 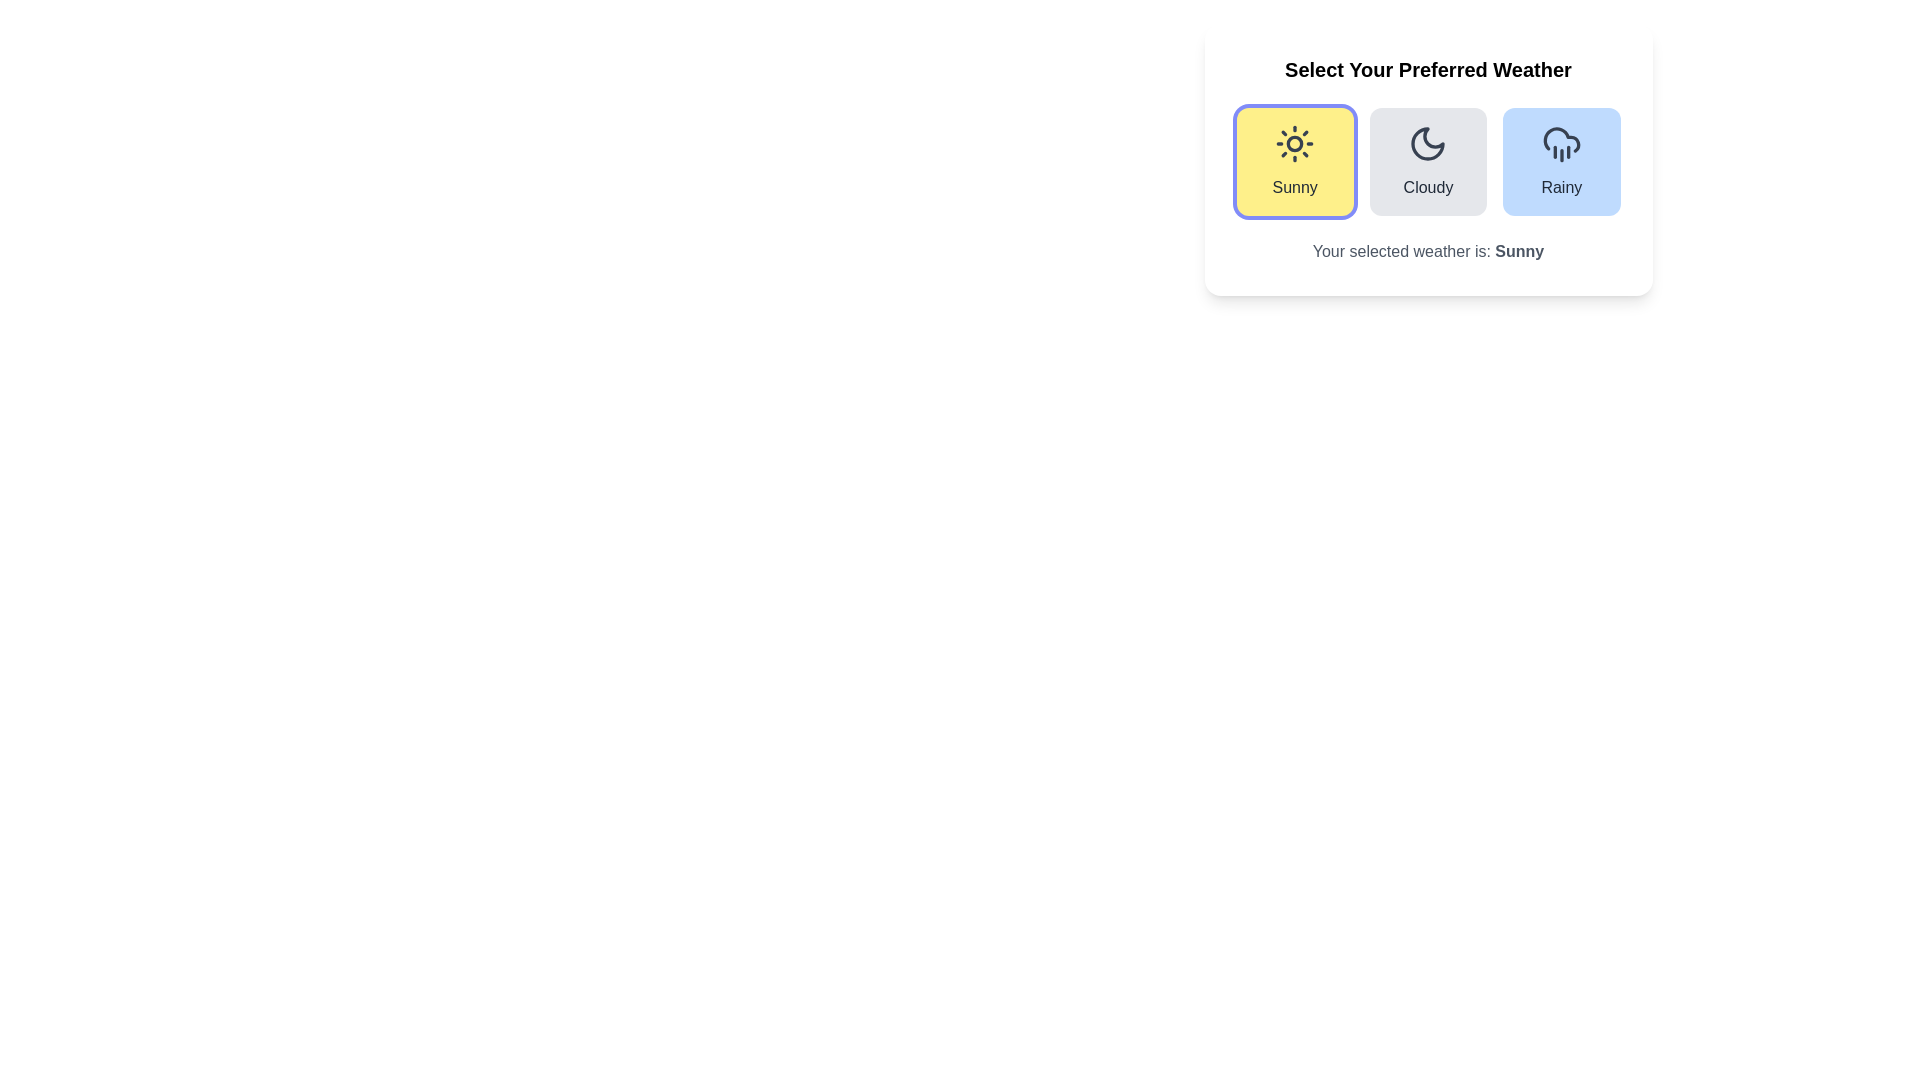 I want to click on the SVG icon representing the stylized moon, which indicates the 'Cloudy' weather condition, located above the 'Cloudy' label, so click(x=1427, y=142).